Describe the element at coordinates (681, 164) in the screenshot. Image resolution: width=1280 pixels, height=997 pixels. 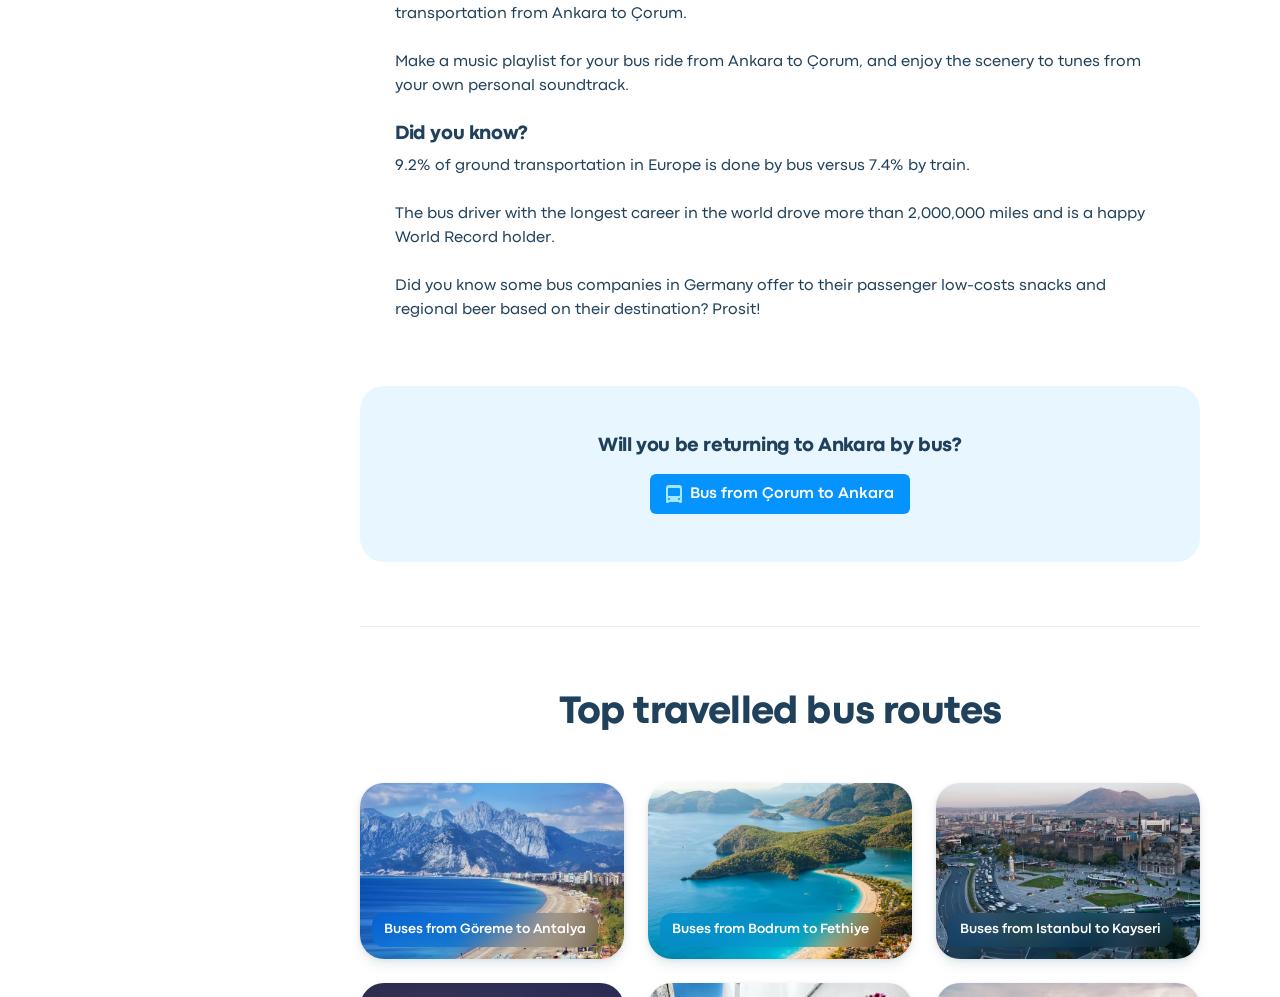
I see `'9.2% of ground transportation in Europe is done by bus versus 7.4% by train.'` at that location.